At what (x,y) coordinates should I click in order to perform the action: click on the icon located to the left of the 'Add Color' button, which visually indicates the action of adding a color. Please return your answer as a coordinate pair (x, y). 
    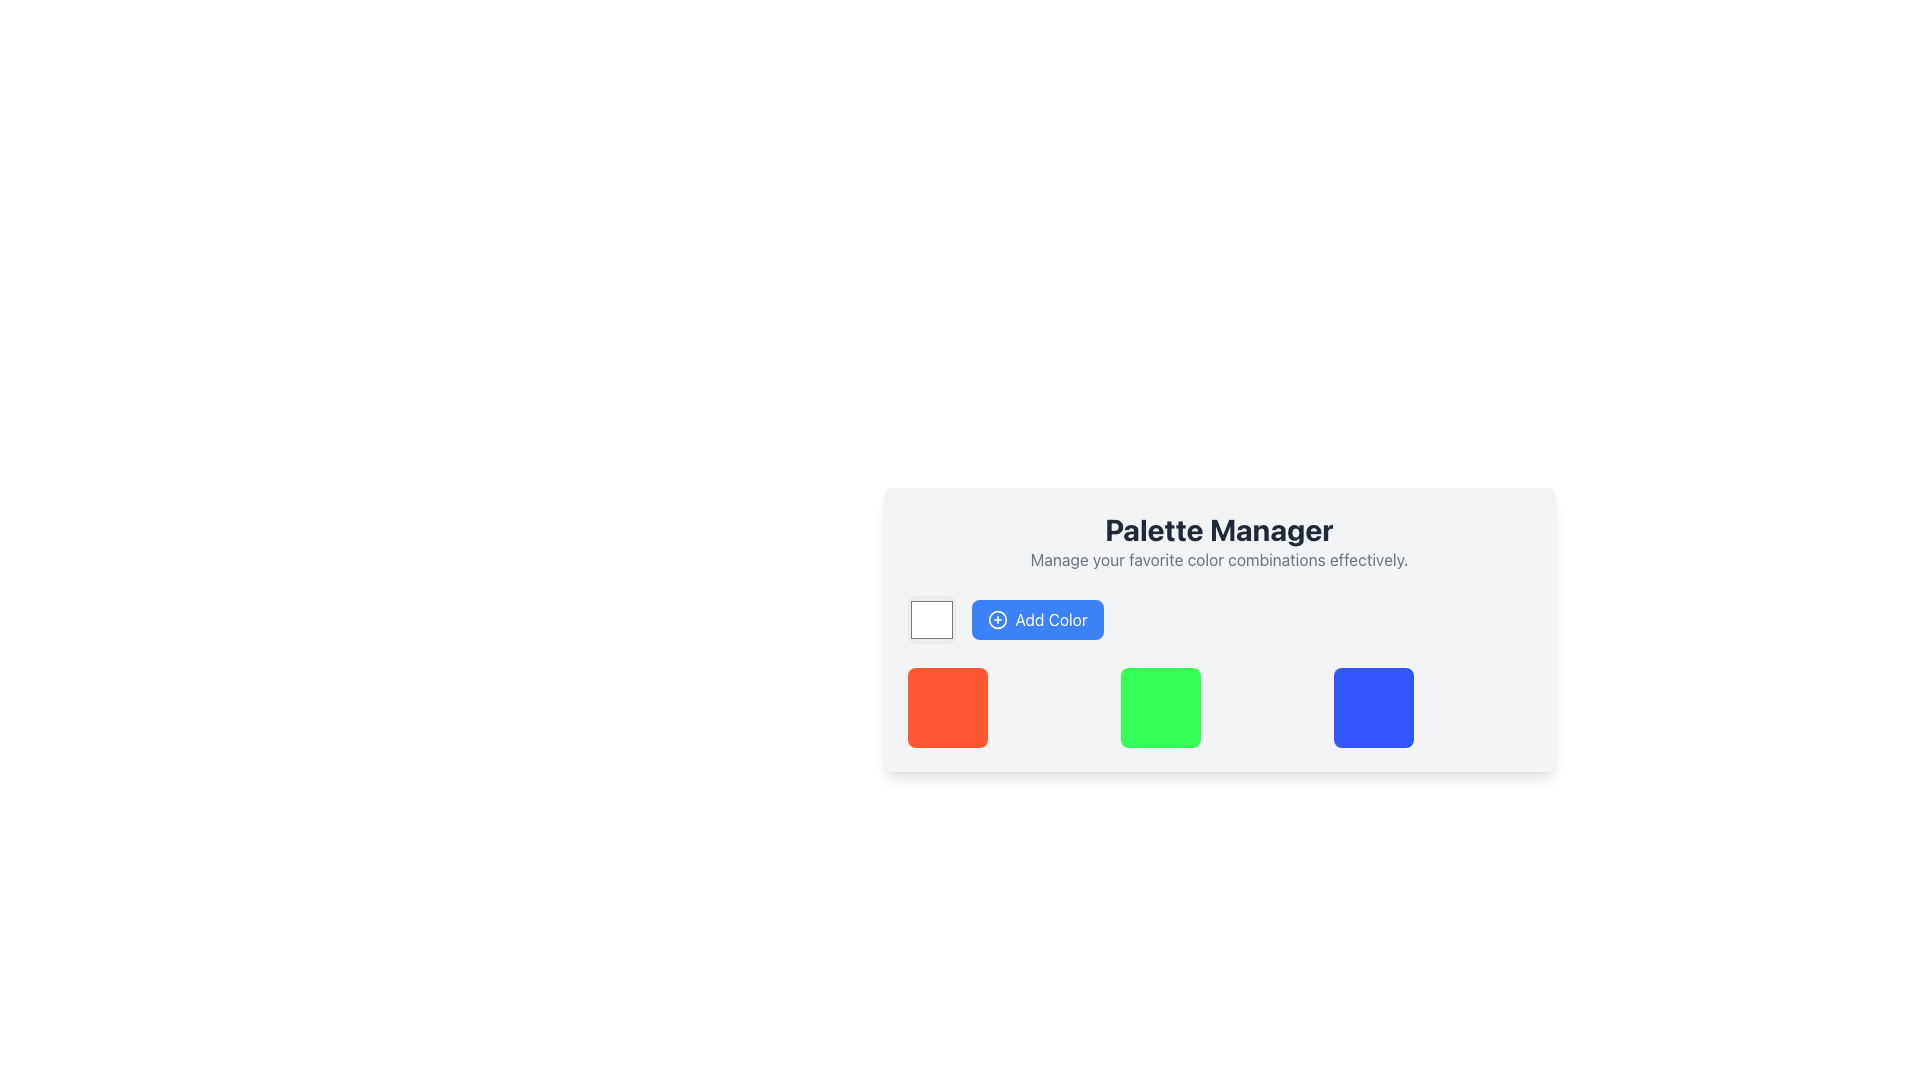
    Looking at the image, I should click on (997, 619).